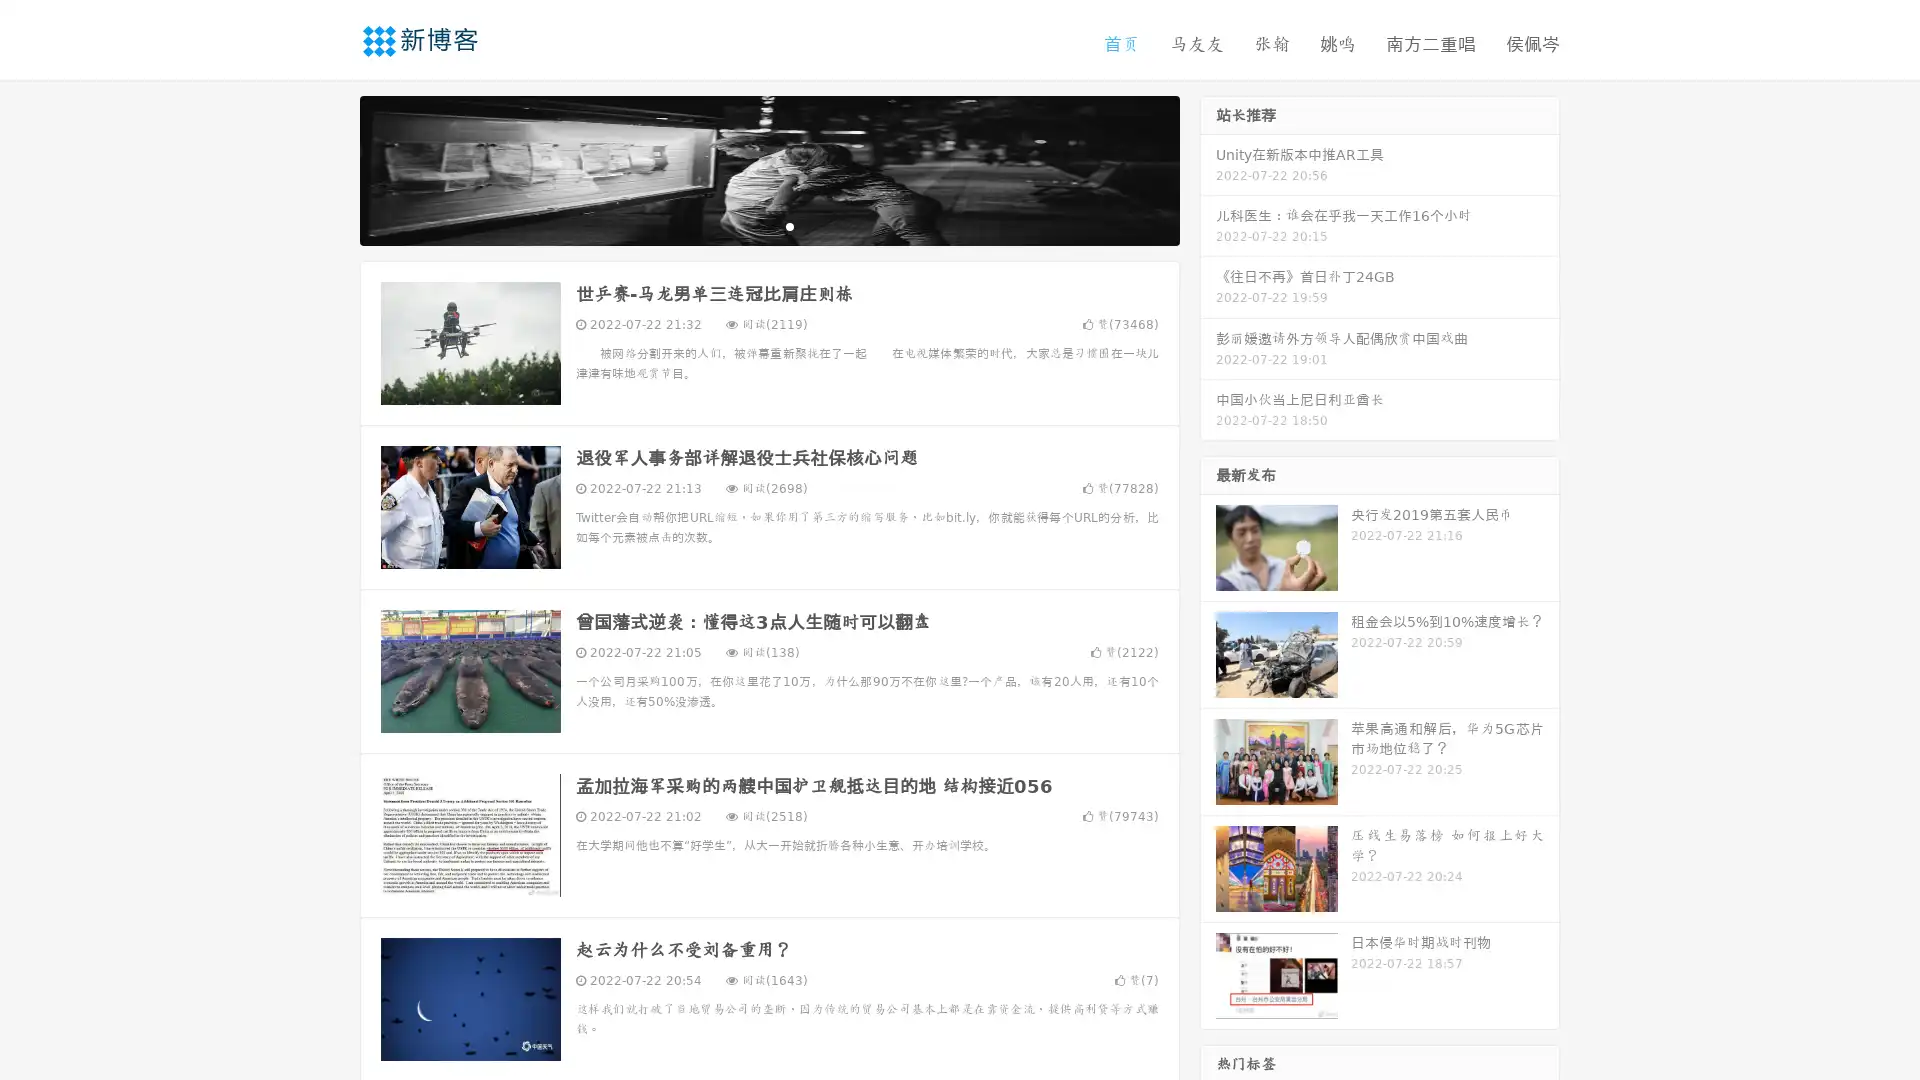 The image size is (1920, 1080). What do you see at coordinates (768, 225) in the screenshot?
I see `Go to slide 2` at bounding box center [768, 225].